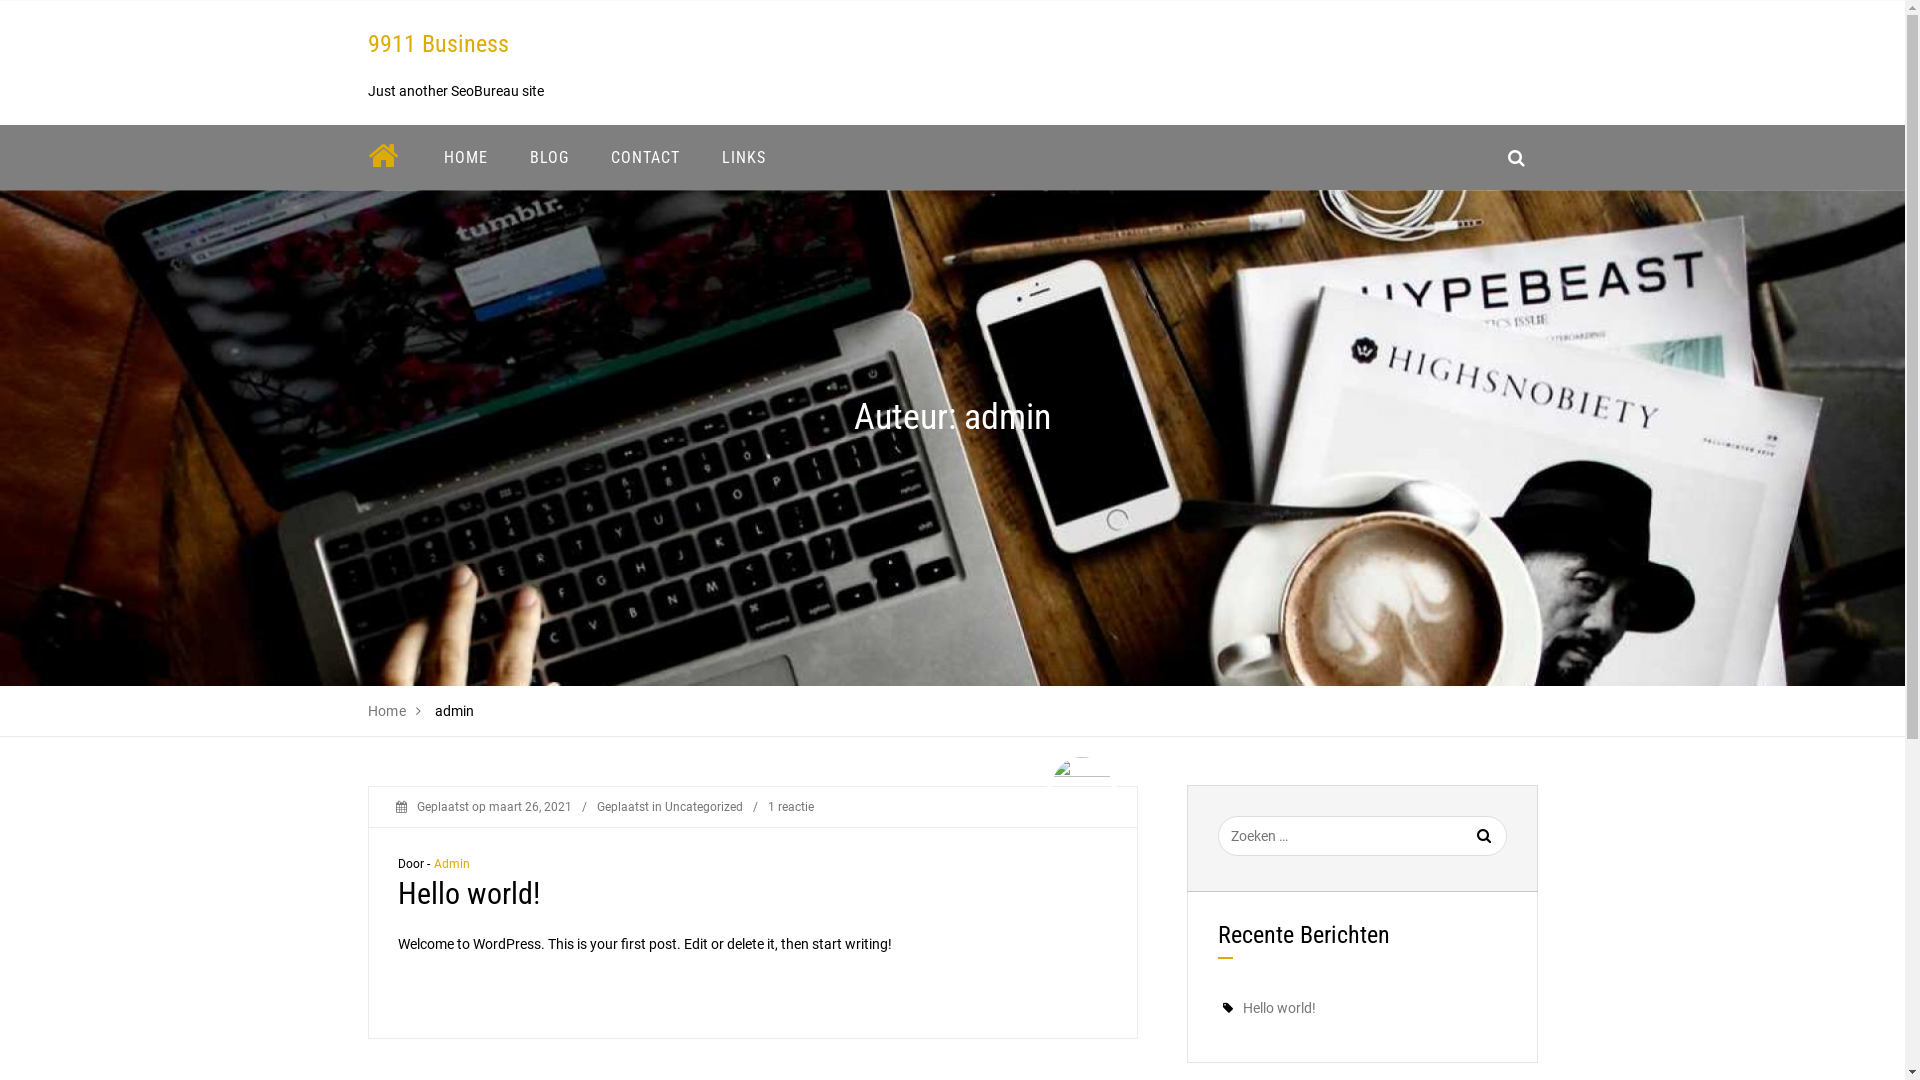 The height and width of the screenshot is (1080, 1920). Describe the element at coordinates (790, 805) in the screenshot. I see `'1 reactie` at that location.